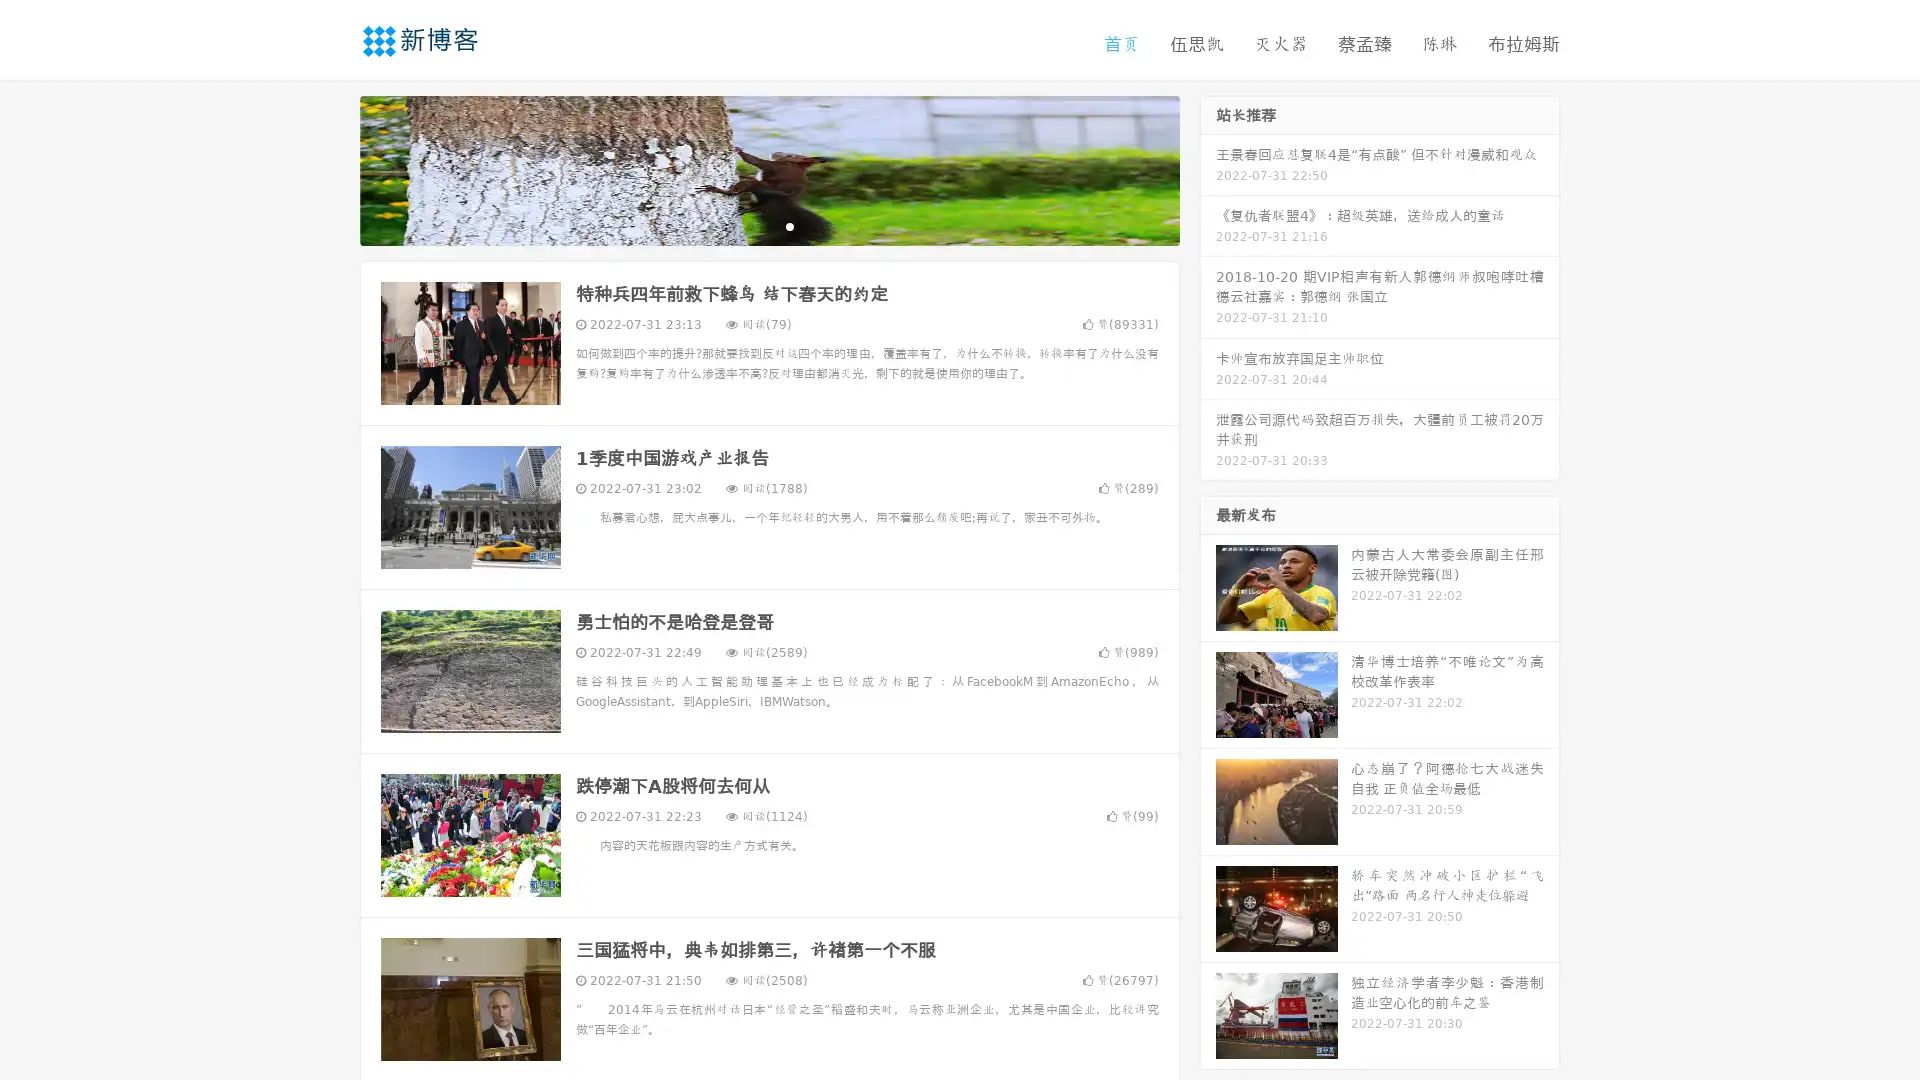 The height and width of the screenshot is (1080, 1920). What do you see at coordinates (330, 168) in the screenshot?
I see `Previous slide` at bounding box center [330, 168].